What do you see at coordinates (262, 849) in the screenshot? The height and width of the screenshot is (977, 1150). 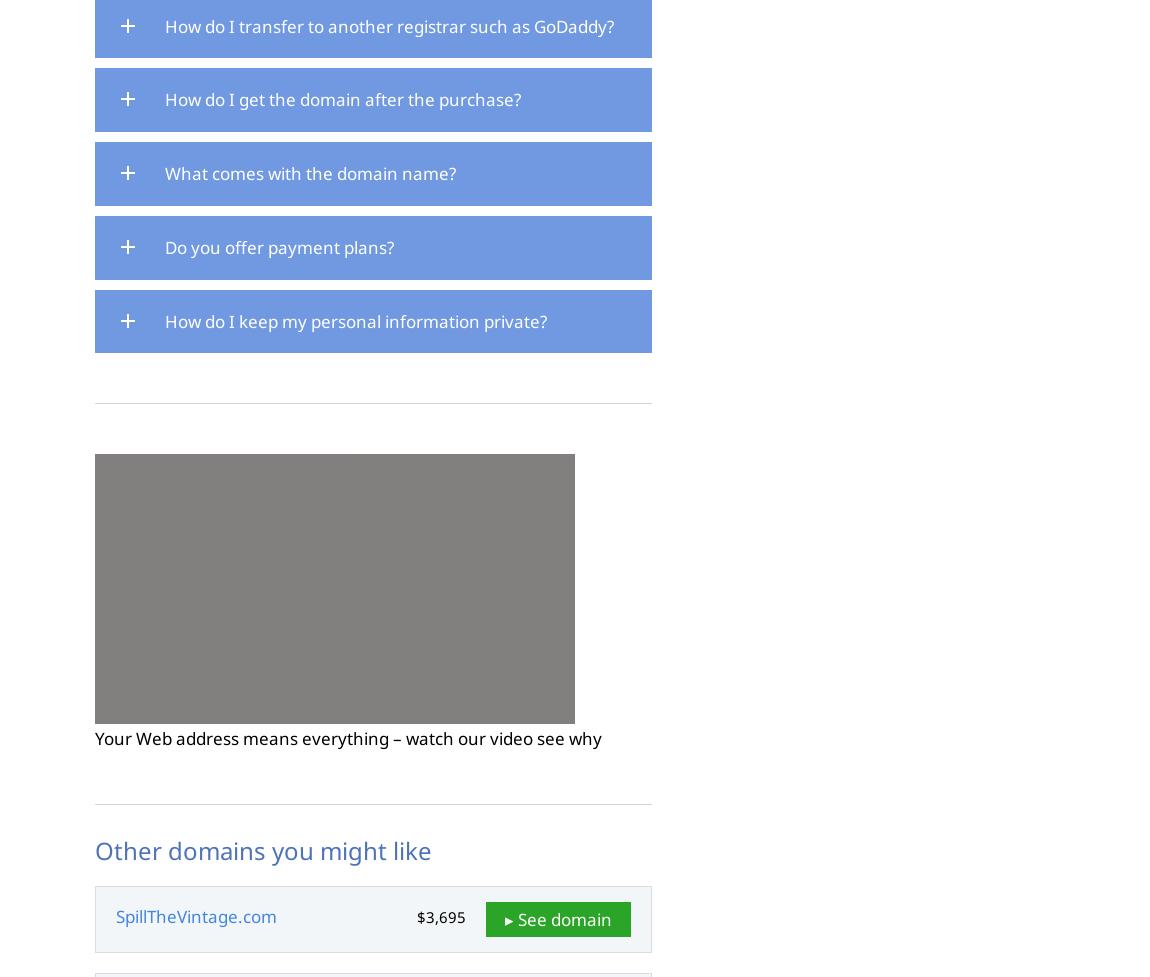 I see `'Other domains you might like'` at bounding box center [262, 849].